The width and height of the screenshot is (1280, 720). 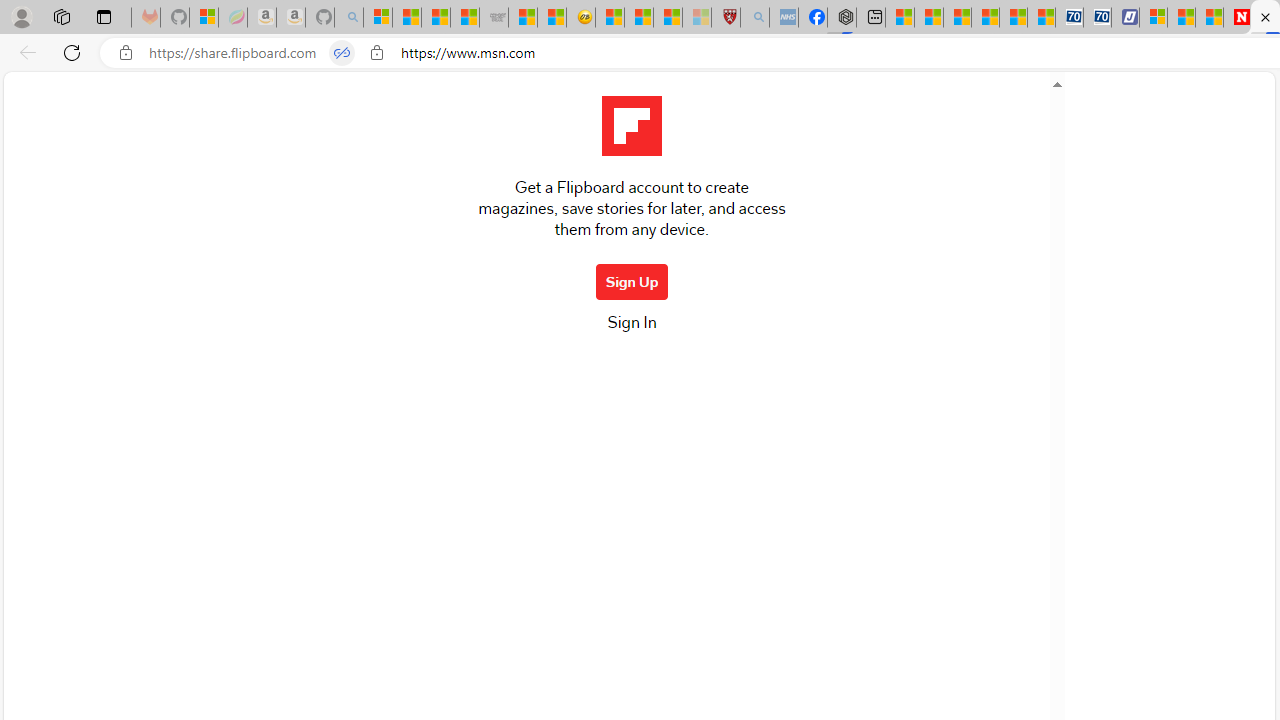 What do you see at coordinates (842, 17) in the screenshot?
I see `'Nordace - Nordace Siena Is Not An Ordinary Backpack'` at bounding box center [842, 17].